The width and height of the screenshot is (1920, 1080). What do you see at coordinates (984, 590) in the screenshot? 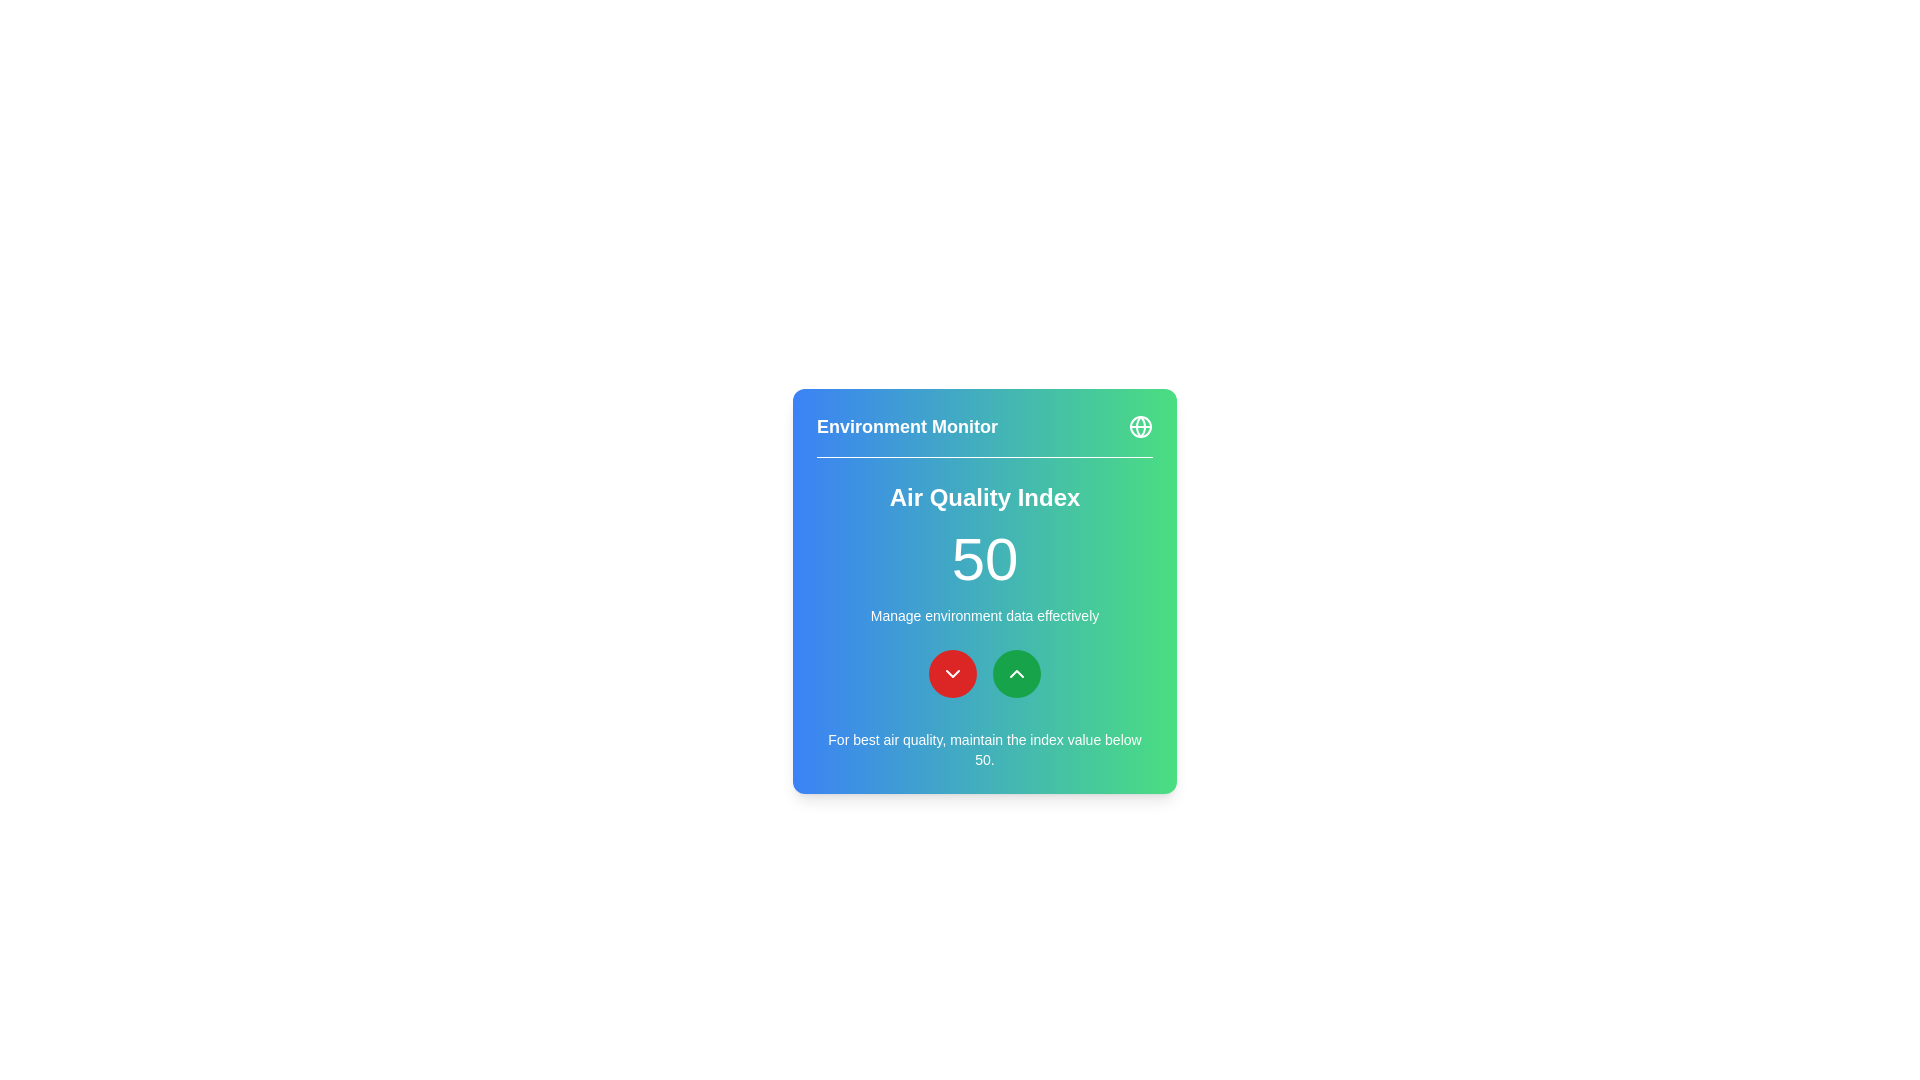
I see `displayed information from the Information Widget titled 'Environment Monitor', which includes the 'Air Quality Index' value of '50'` at bounding box center [984, 590].